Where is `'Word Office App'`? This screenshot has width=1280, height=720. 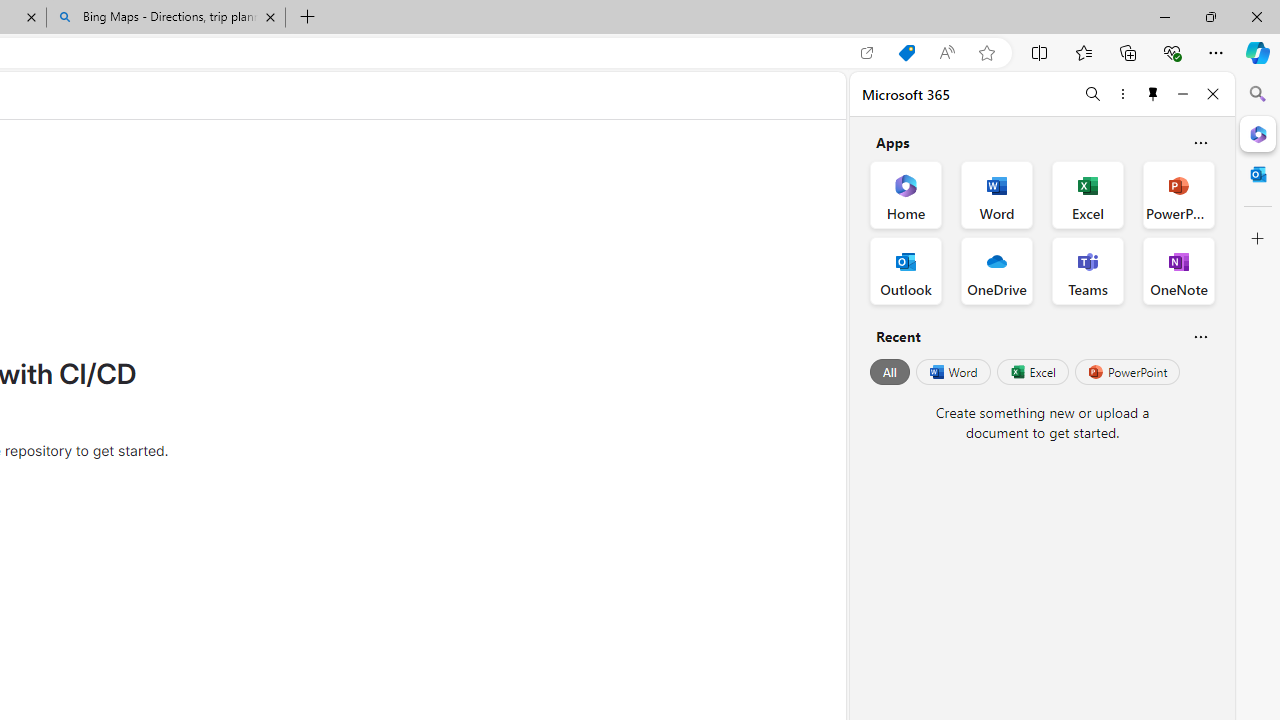
'Word Office App' is located at coordinates (997, 195).